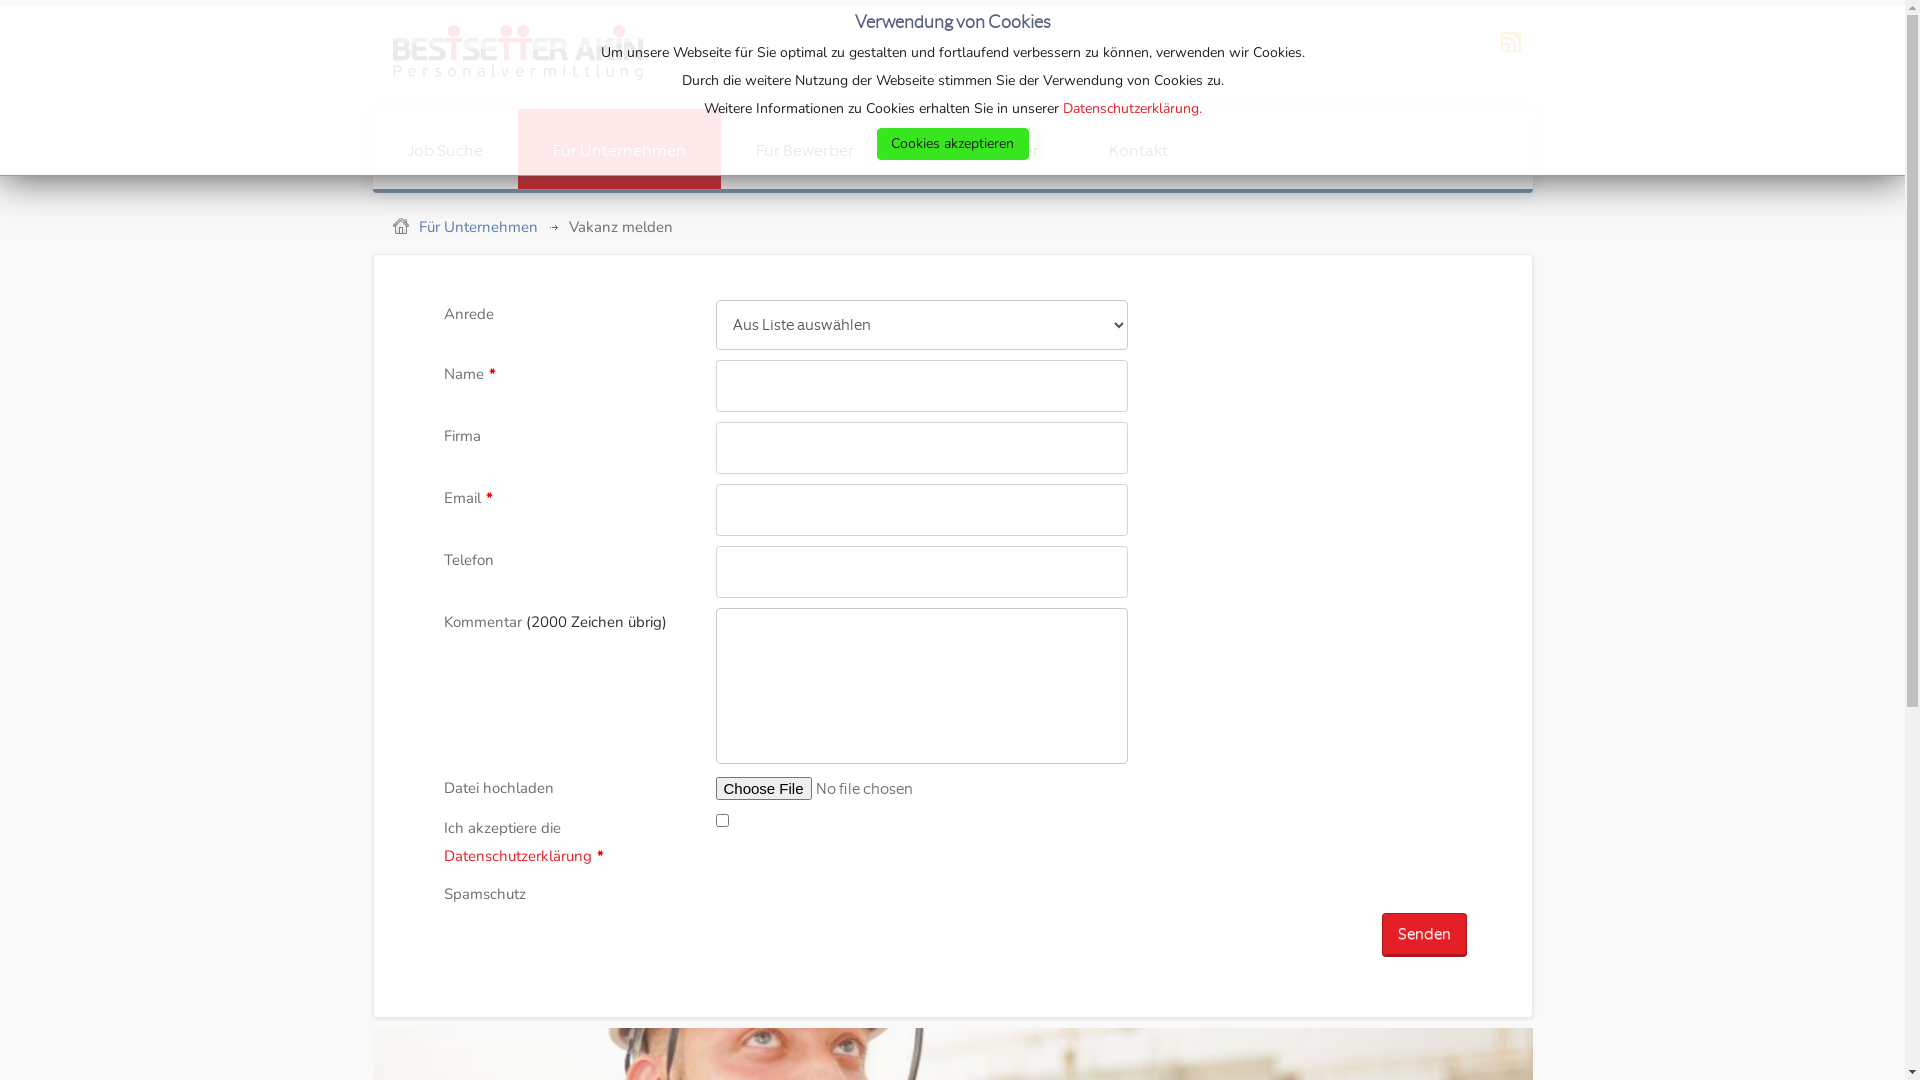 The height and width of the screenshot is (1080, 1920). Describe the element at coordinates (1511, 53) in the screenshot. I see `'RSS Feed'` at that location.